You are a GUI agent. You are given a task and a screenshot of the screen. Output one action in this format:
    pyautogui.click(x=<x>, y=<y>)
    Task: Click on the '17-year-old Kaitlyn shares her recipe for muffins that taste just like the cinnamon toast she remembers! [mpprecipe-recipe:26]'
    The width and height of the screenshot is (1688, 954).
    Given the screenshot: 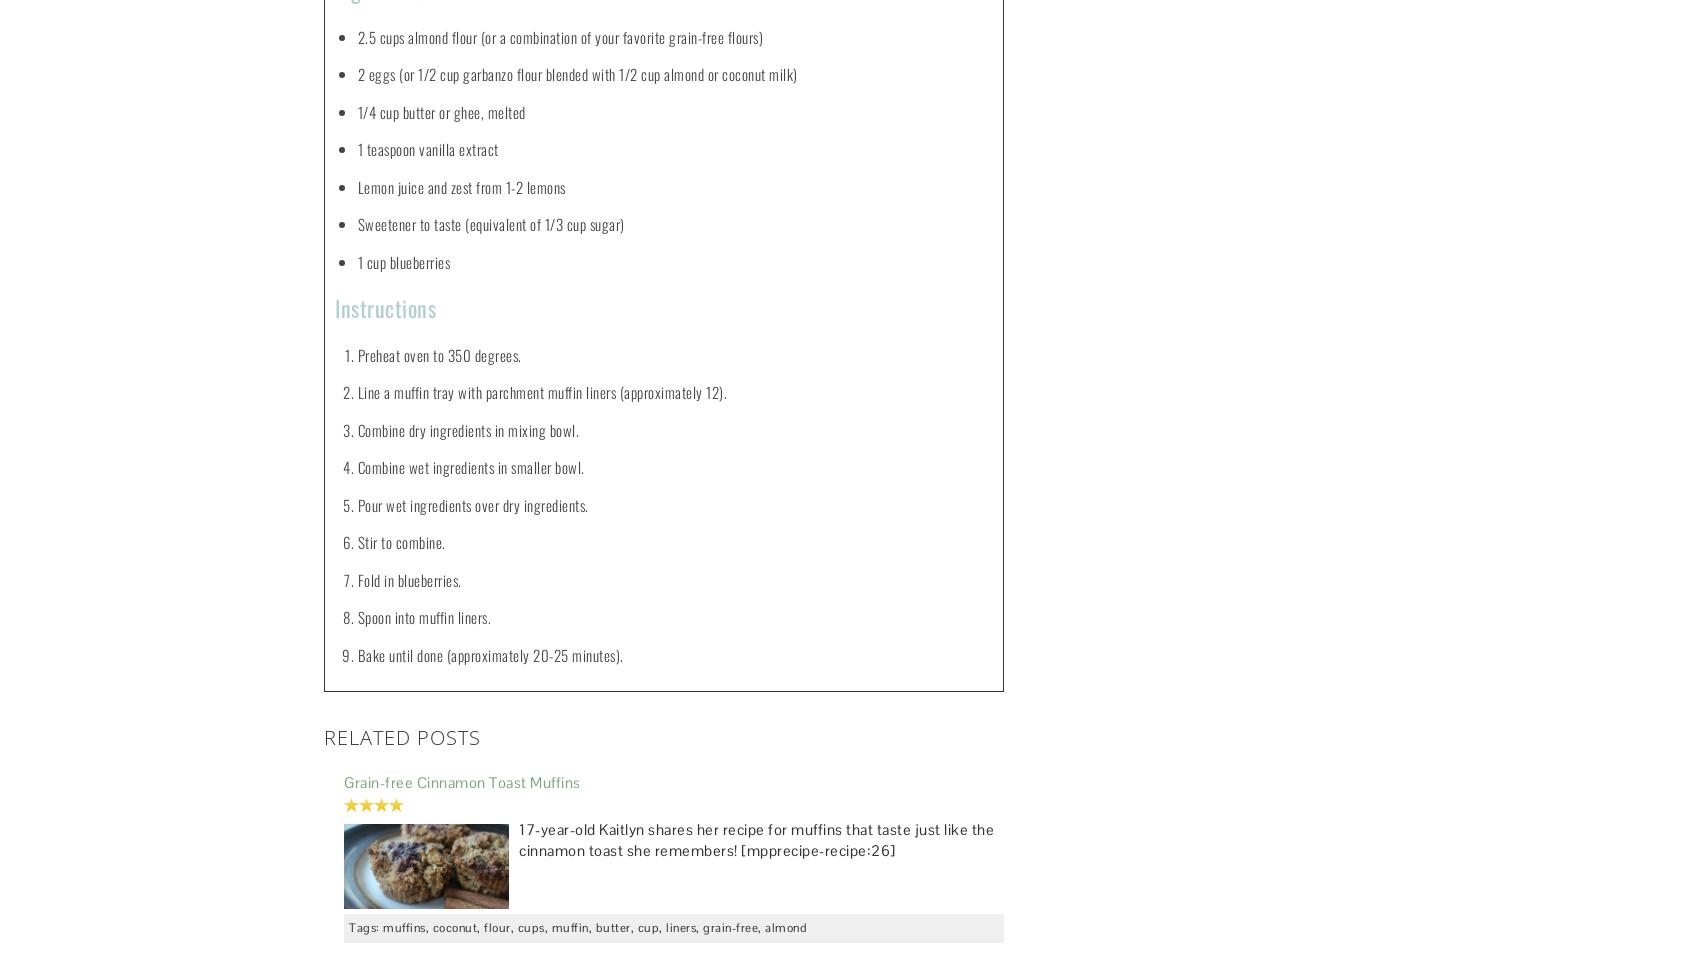 What is the action you would take?
    pyautogui.click(x=756, y=839)
    